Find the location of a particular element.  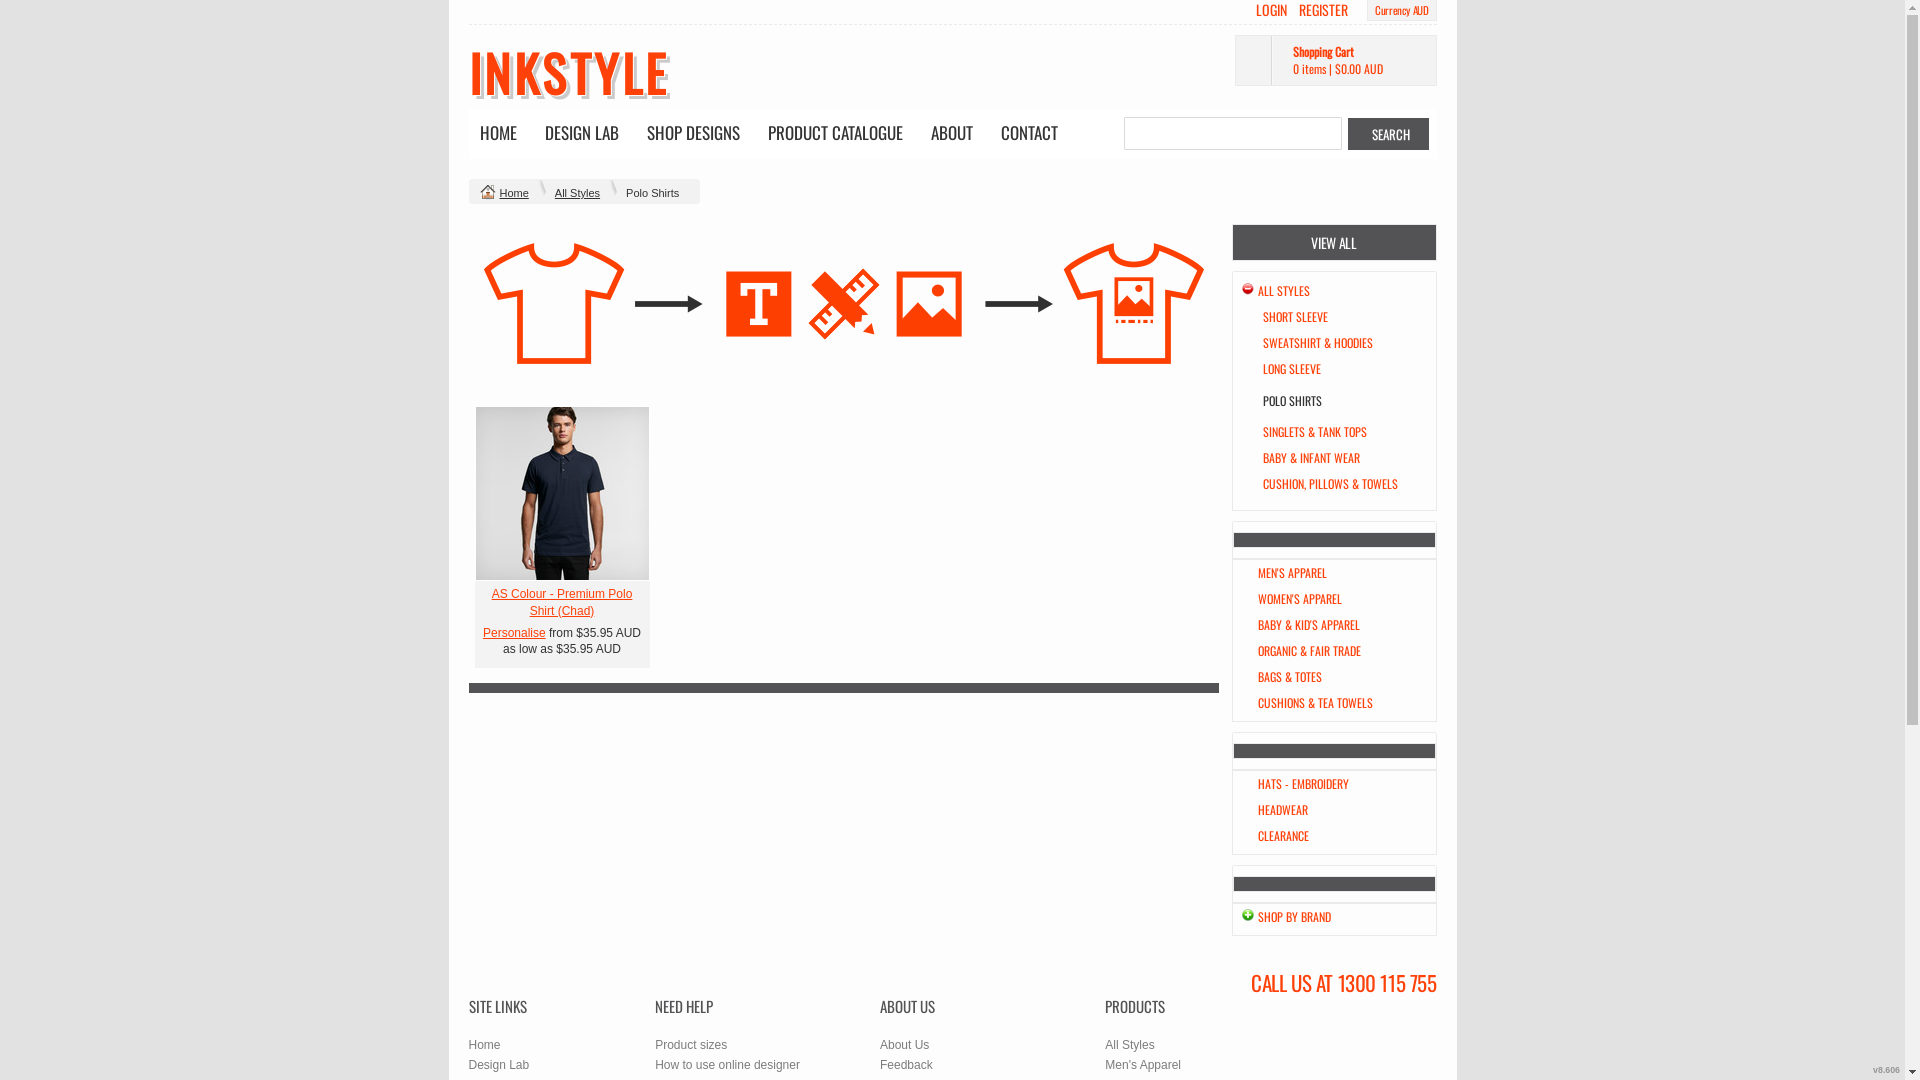

'REGISTER' is located at coordinates (1323, 10).